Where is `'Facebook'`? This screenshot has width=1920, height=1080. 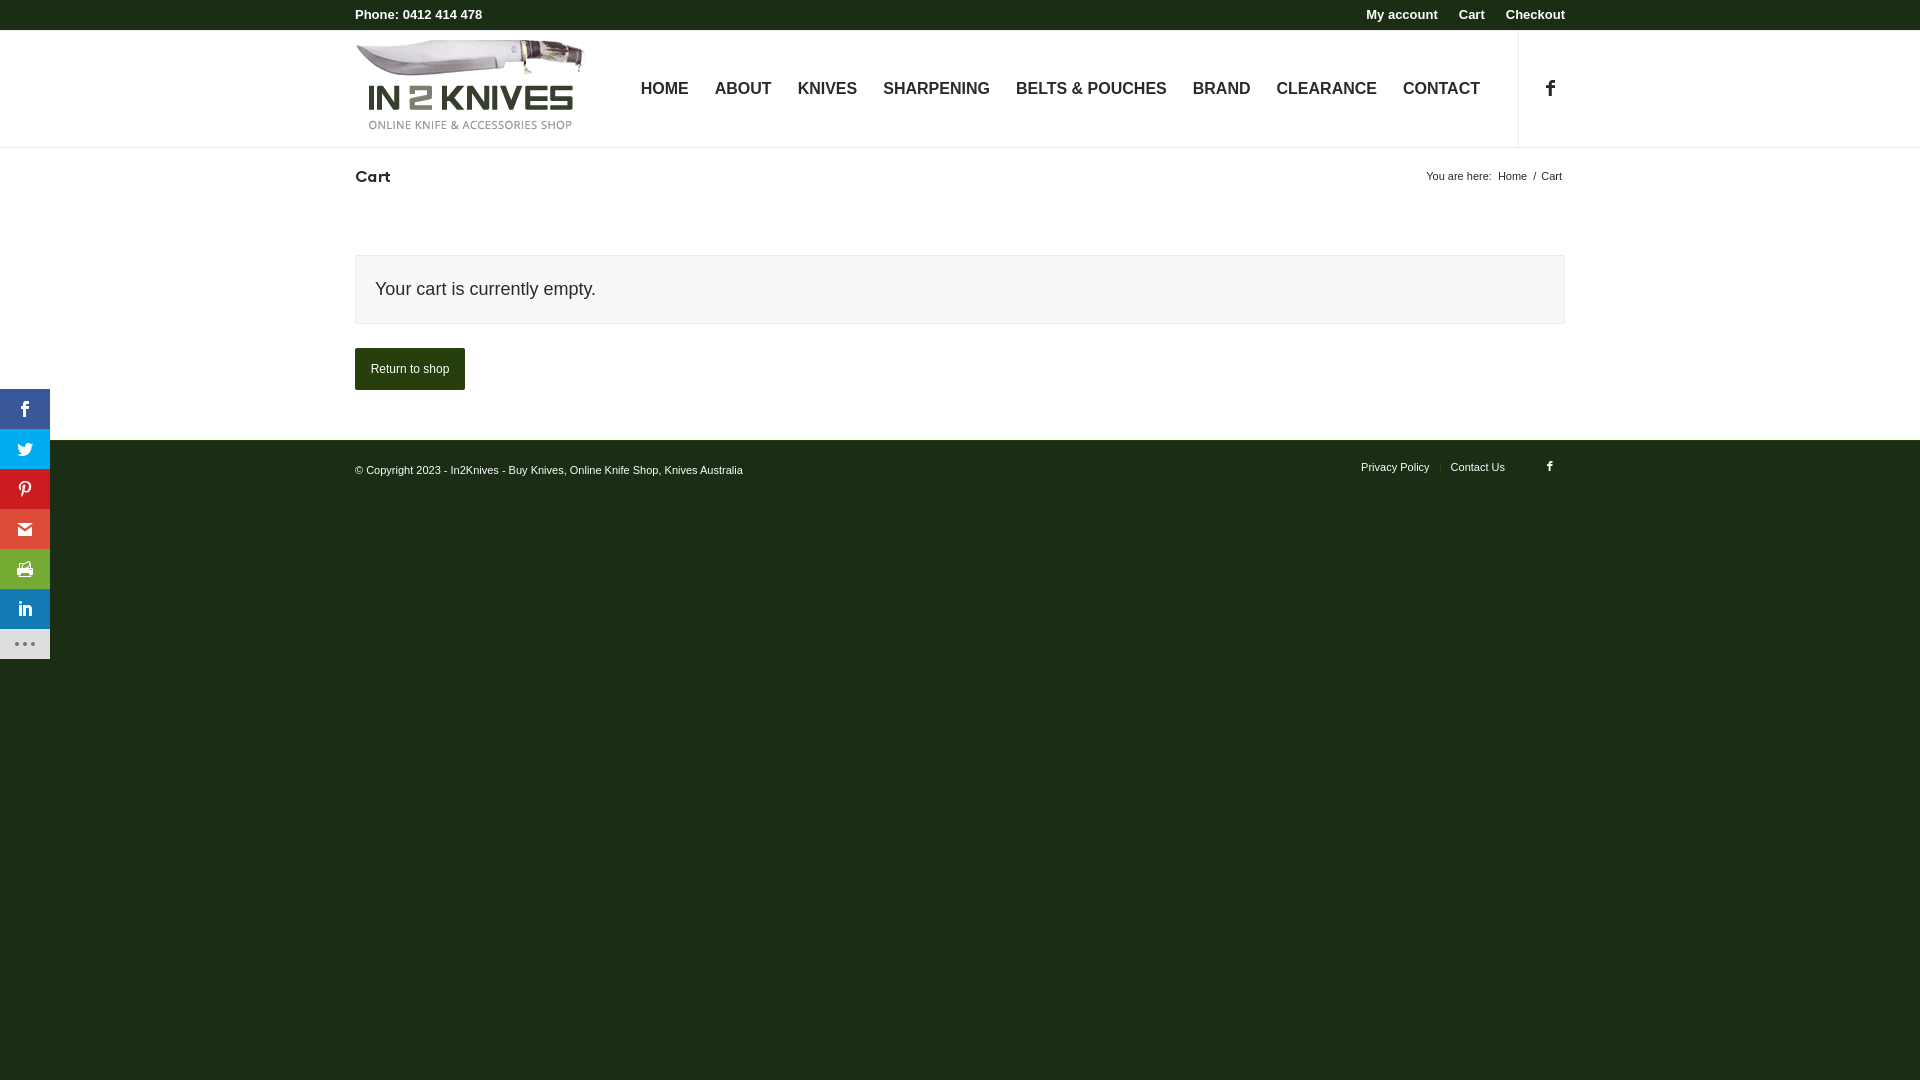
'Facebook' is located at coordinates (1549, 466).